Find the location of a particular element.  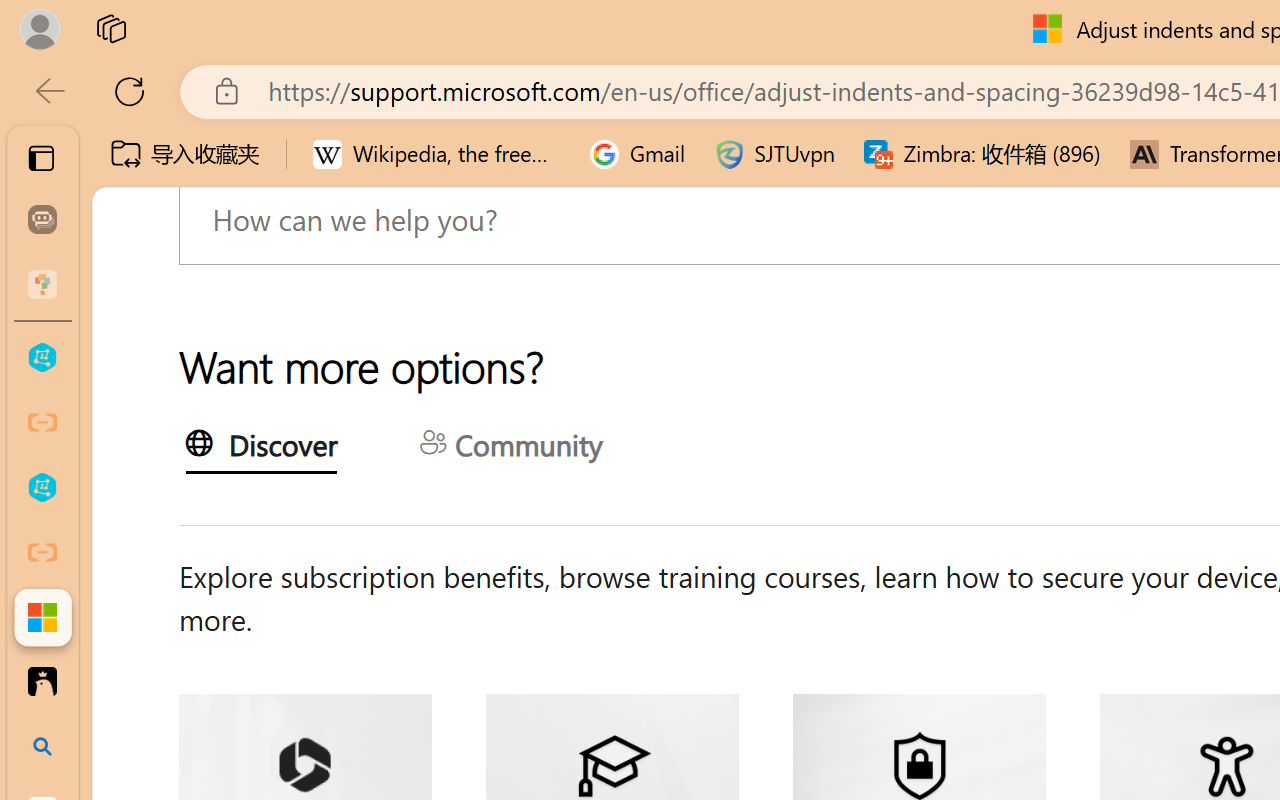

'wangyian_webcrawler - DSW' is located at coordinates (42, 488).